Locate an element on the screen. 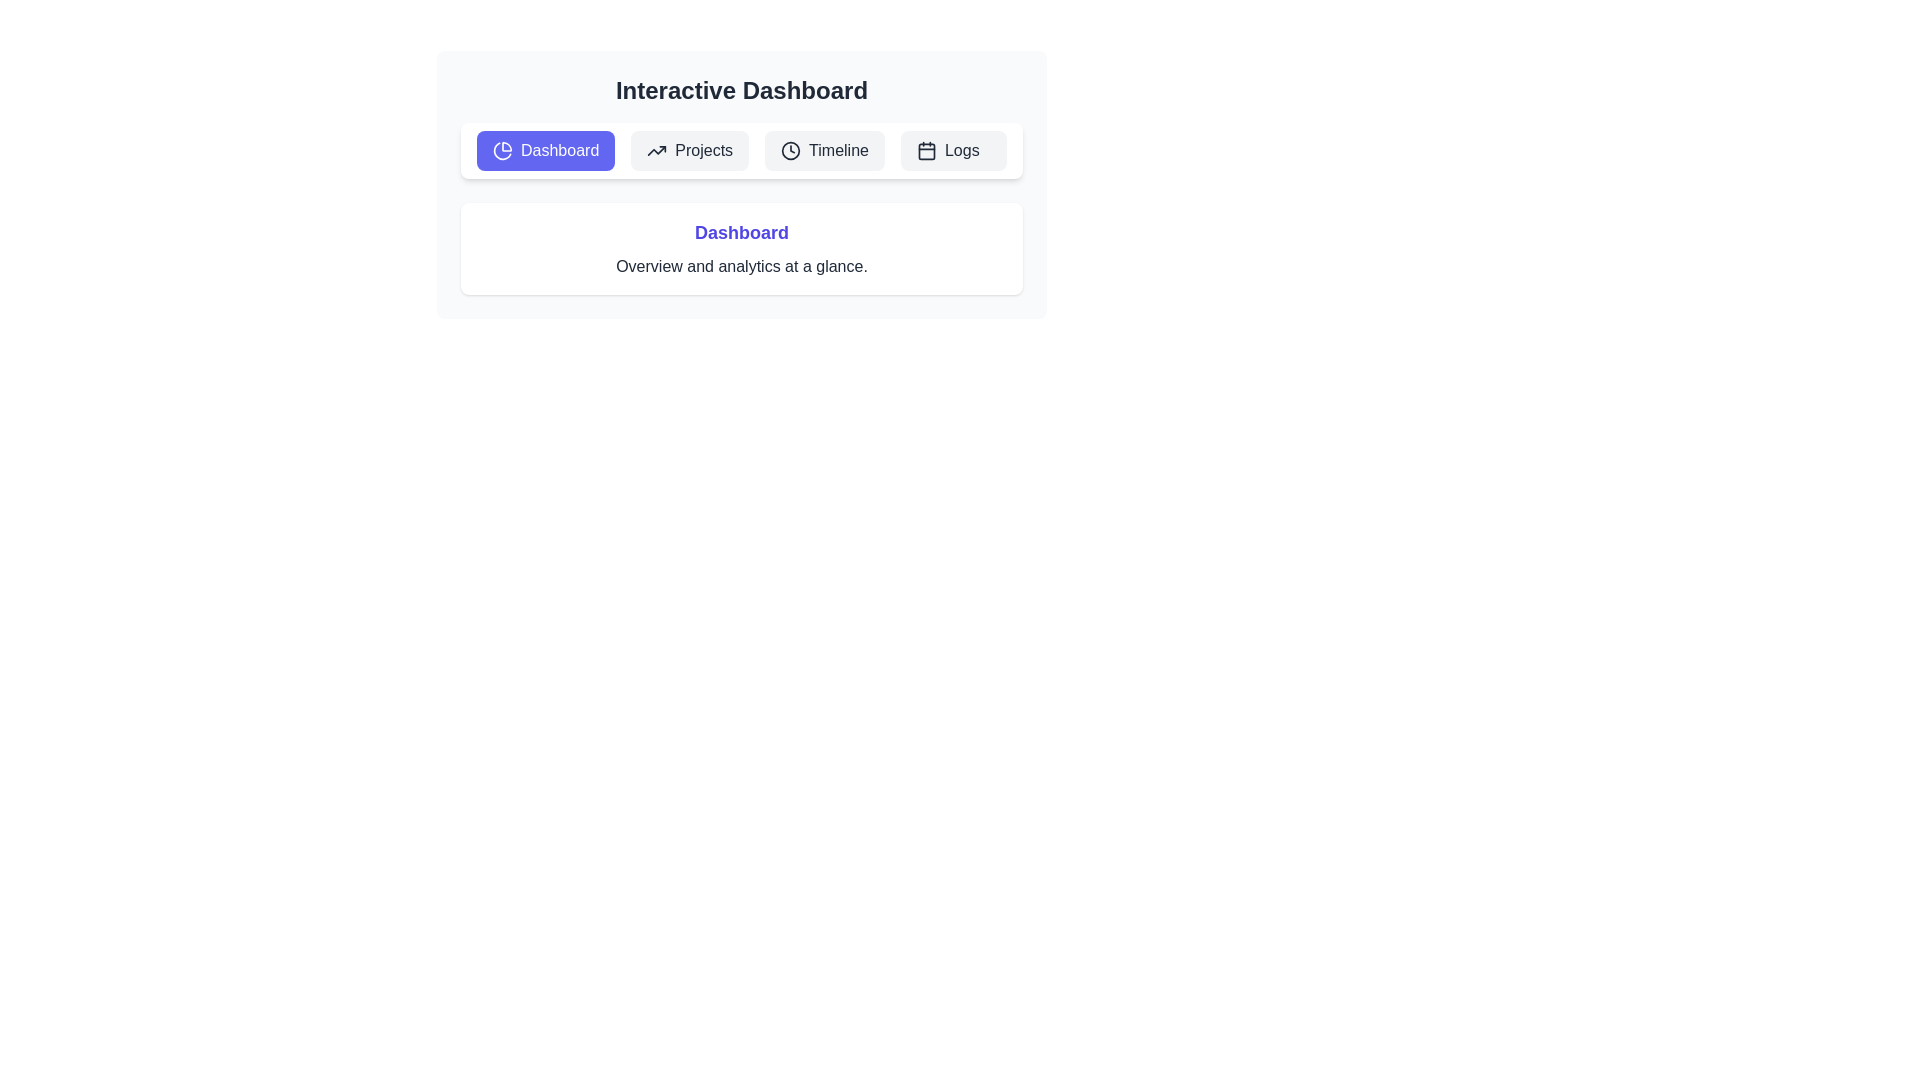  the 'Dashboard' button located at the top-left of the interface to trigger the tooltip if available is located at coordinates (546, 149).